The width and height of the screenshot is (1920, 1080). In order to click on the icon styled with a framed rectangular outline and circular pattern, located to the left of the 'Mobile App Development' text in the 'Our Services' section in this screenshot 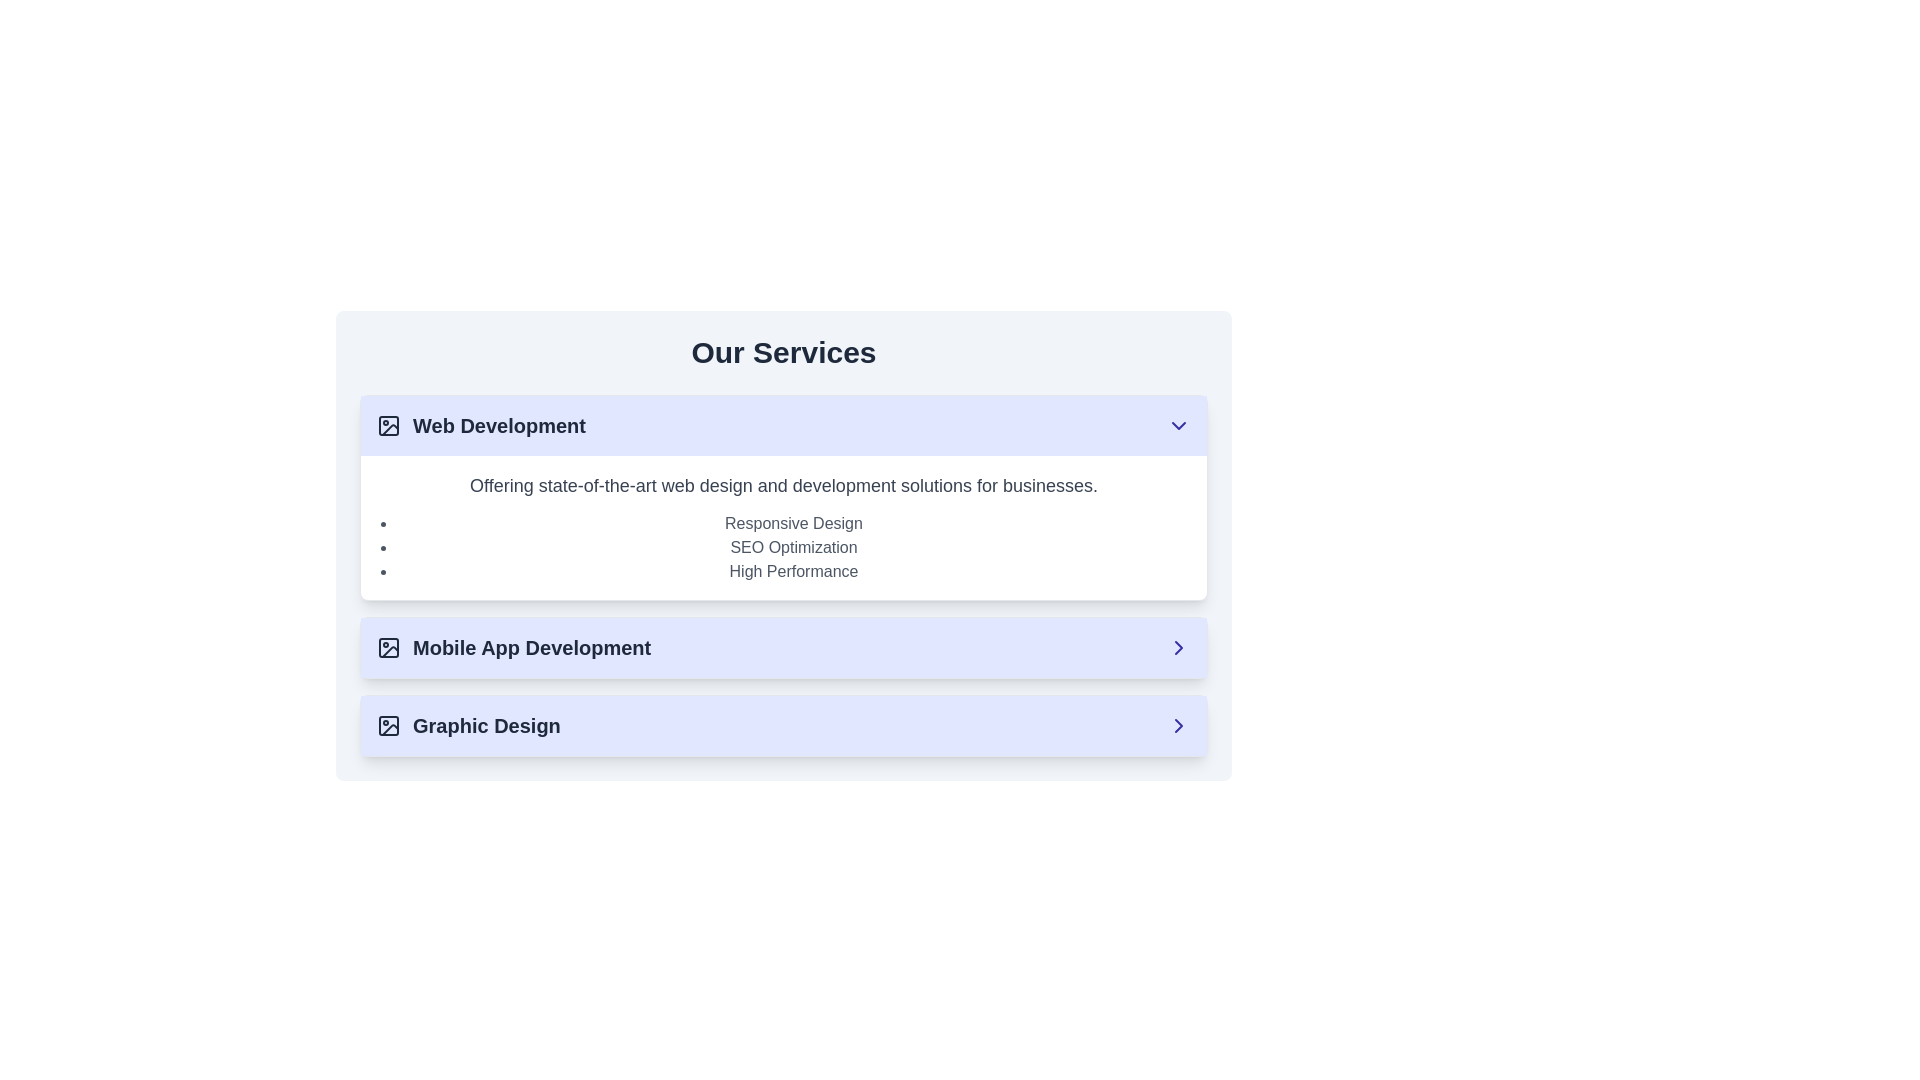, I will do `click(388, 648)`.